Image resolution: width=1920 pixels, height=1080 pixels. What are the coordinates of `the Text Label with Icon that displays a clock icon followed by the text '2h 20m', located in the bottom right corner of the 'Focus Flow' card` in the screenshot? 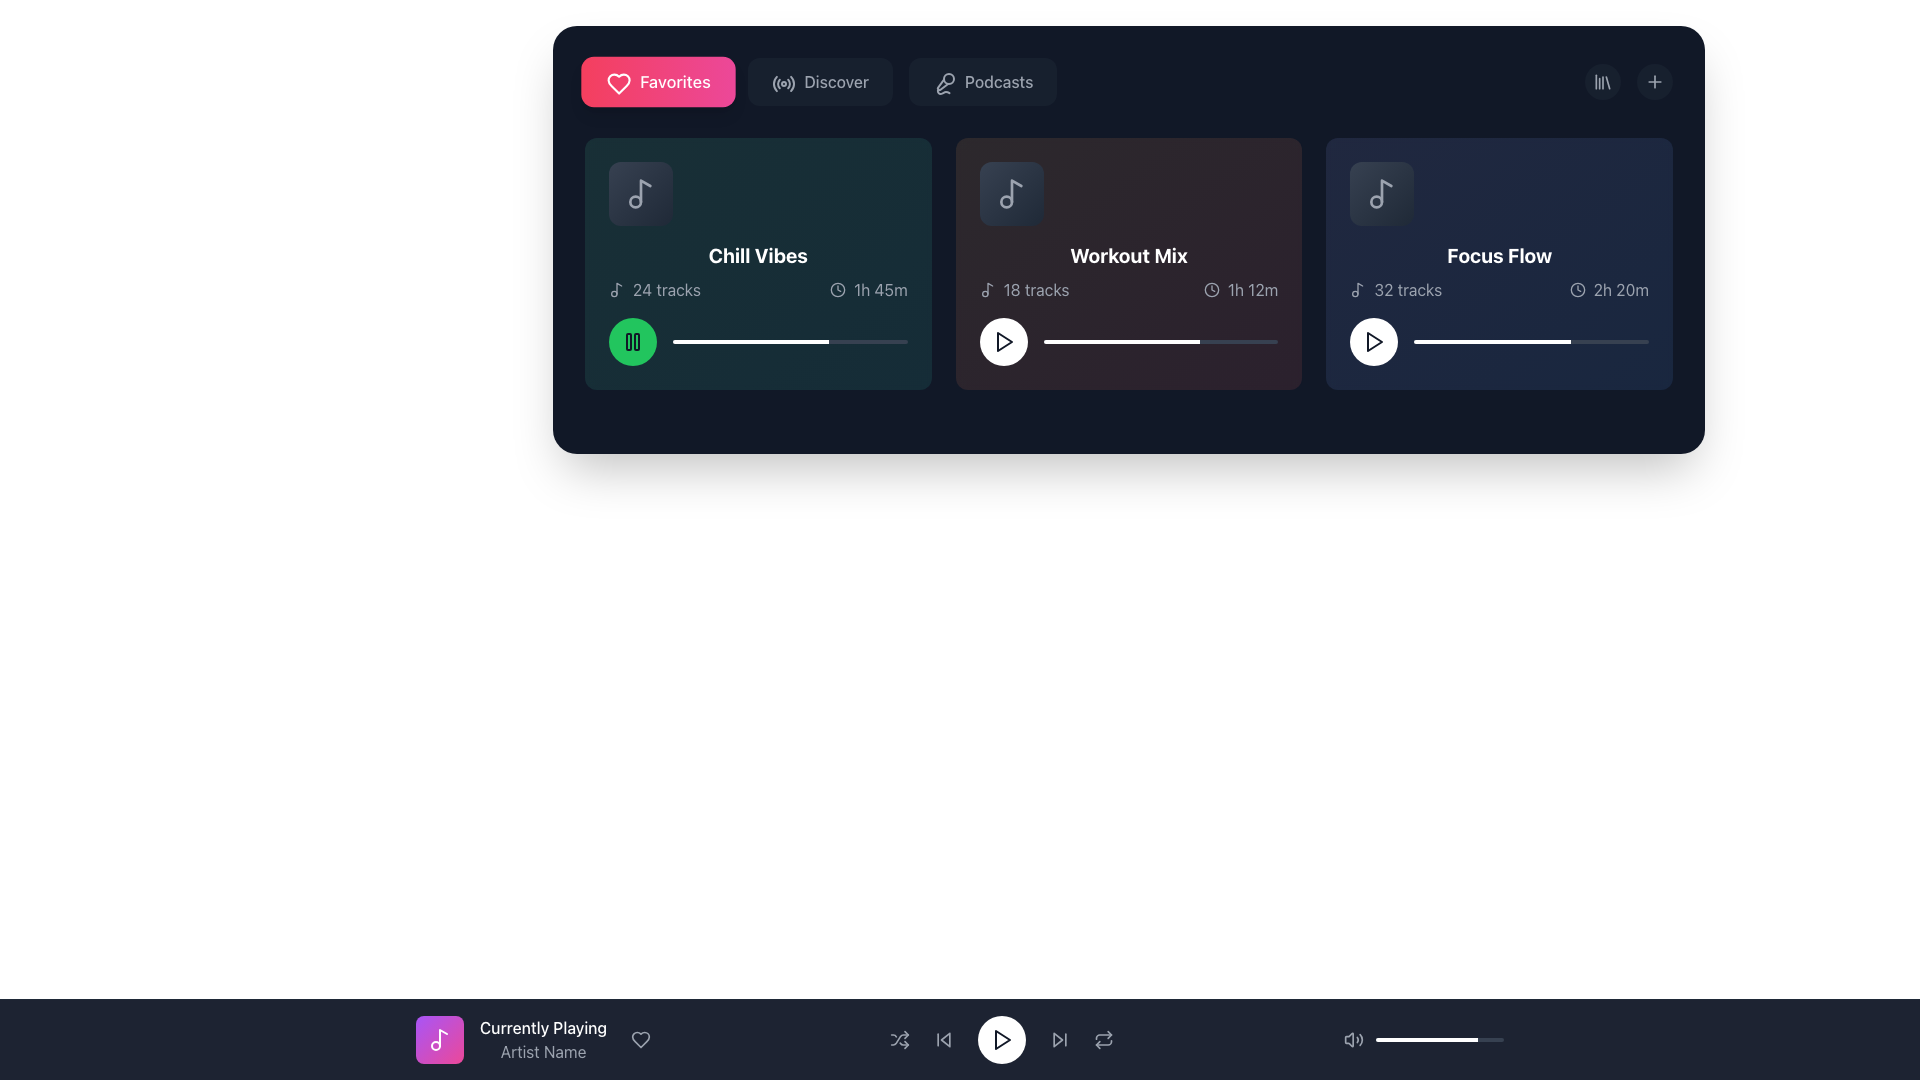 It's located at (1609, 289).